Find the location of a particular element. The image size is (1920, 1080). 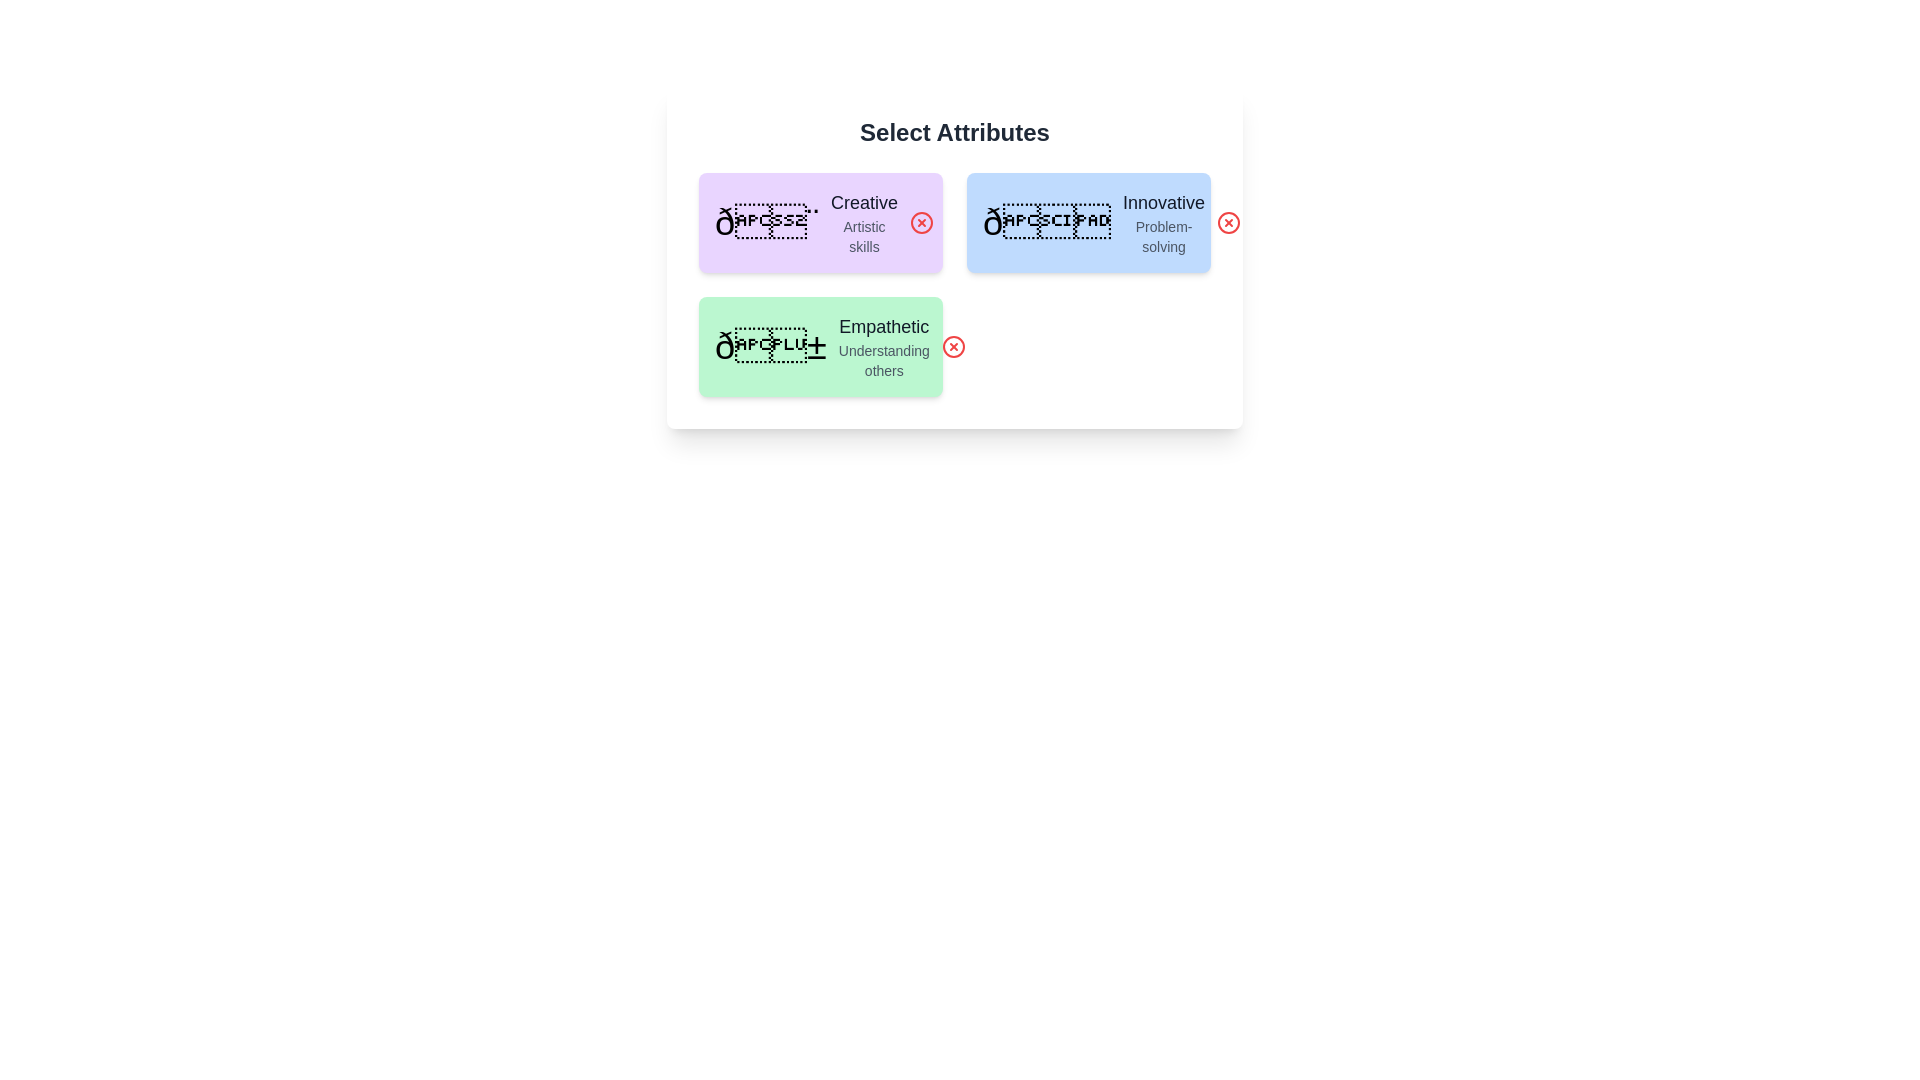

remove button for the attribute labeled Innovative is located at coordinates (1228, 223).